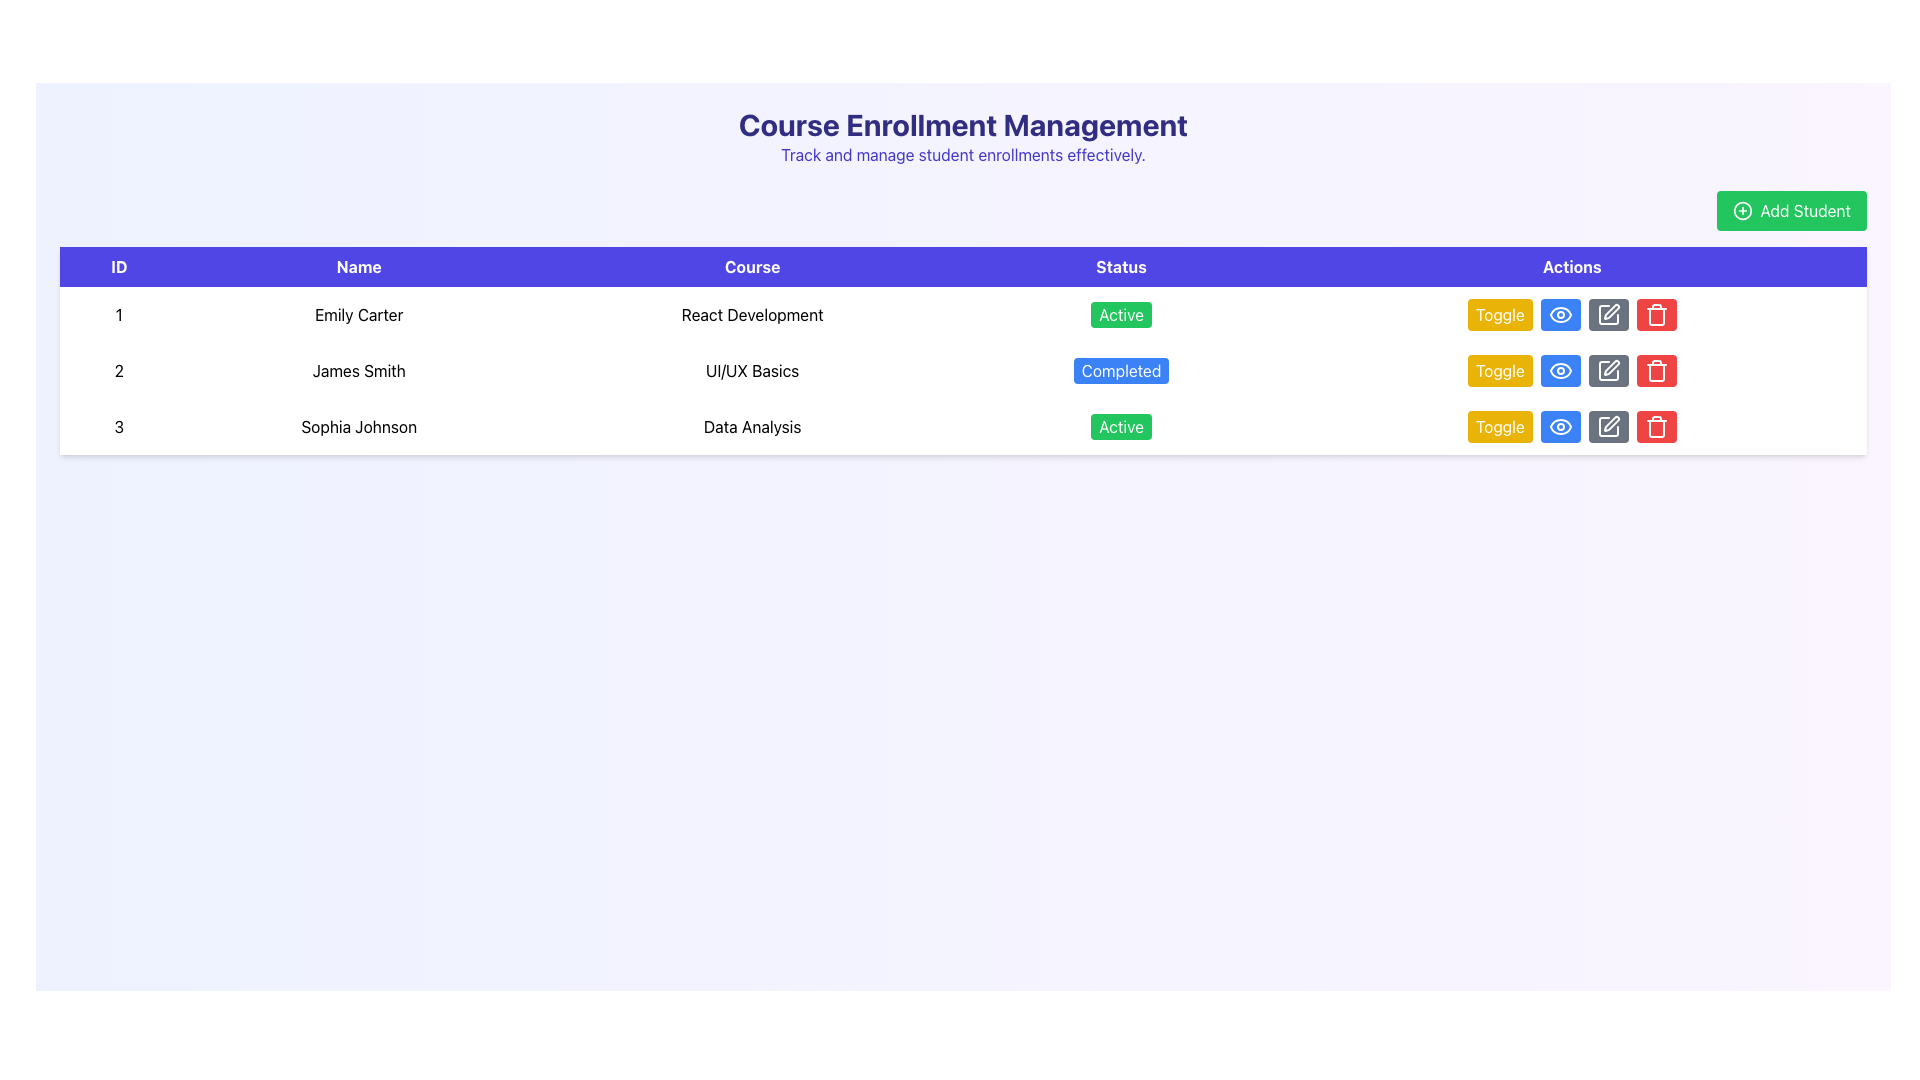 This screenshot has height=1080, width=1920. What do you see at coordinates (1499, 370) in the screenshot?
I see `the toggle button in the 'Actions' column of the second row in the user data table to switch its setting` at bounding box center [1499, 370].